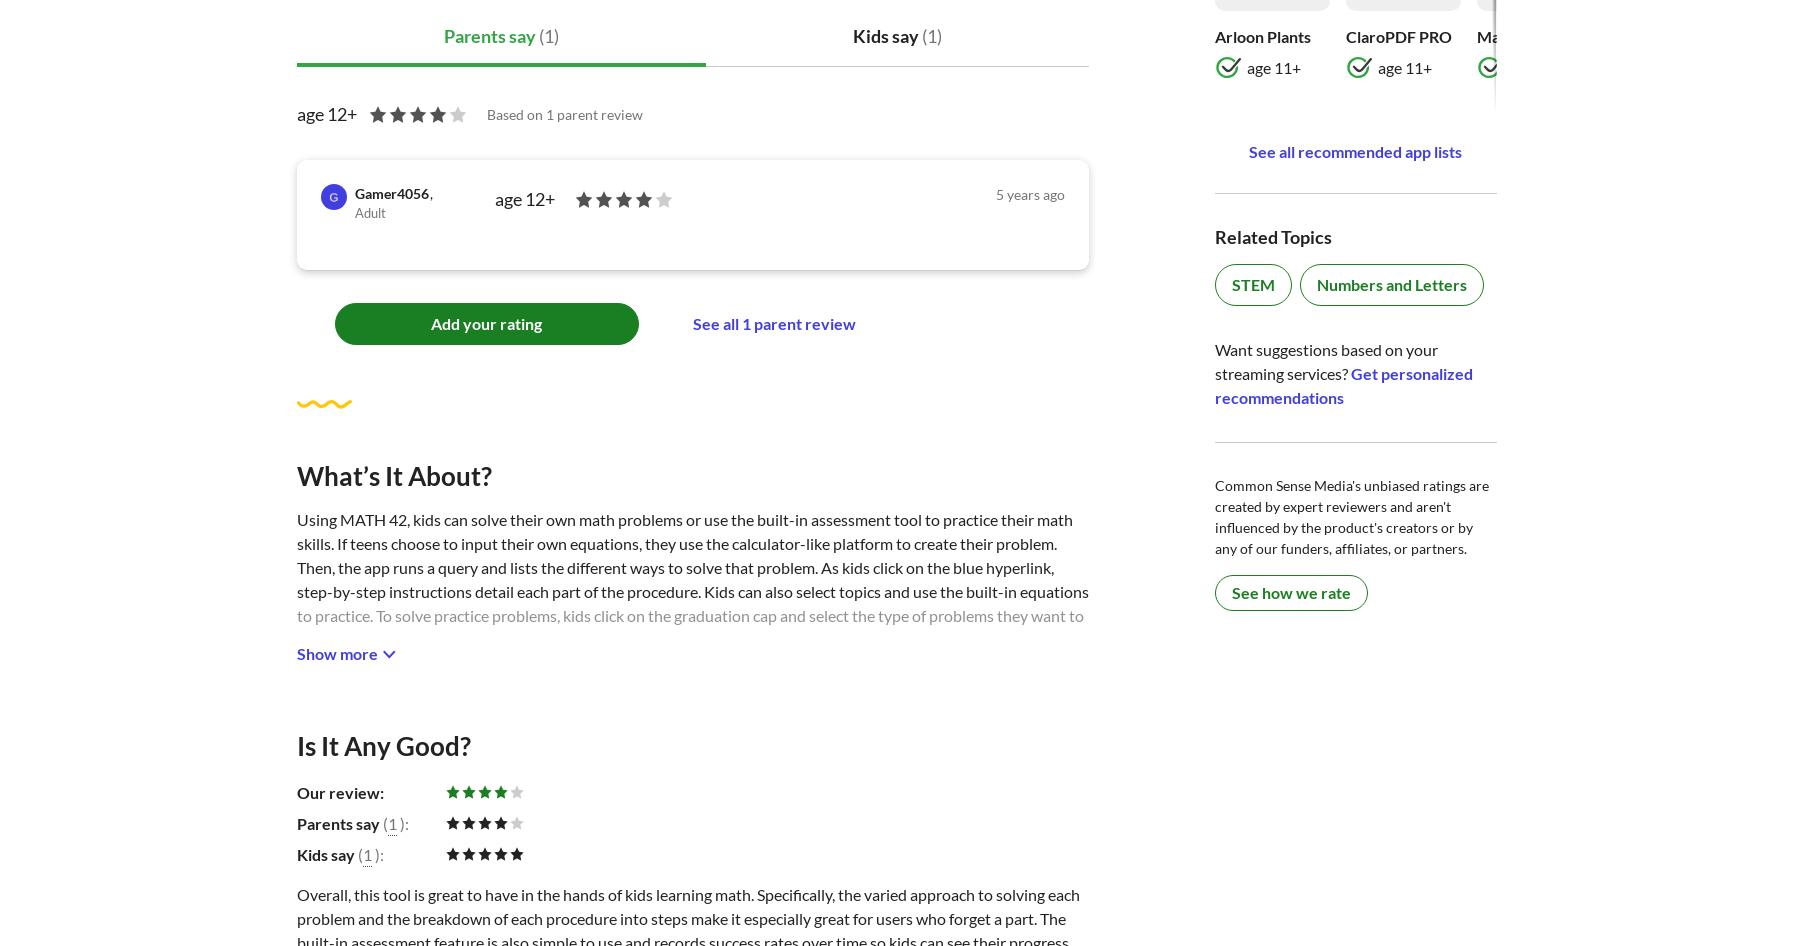 This screenshot has width=1793, height=946. What do you see at coordinates (1351, 516) in the screenshot?
I see `'Common Sense Media's unbiased ratings are created by expert reviewers and aren't influenced by the product's creators or by any of our funders, affiliates, or partners.'` at bounding box center [1351, 516].